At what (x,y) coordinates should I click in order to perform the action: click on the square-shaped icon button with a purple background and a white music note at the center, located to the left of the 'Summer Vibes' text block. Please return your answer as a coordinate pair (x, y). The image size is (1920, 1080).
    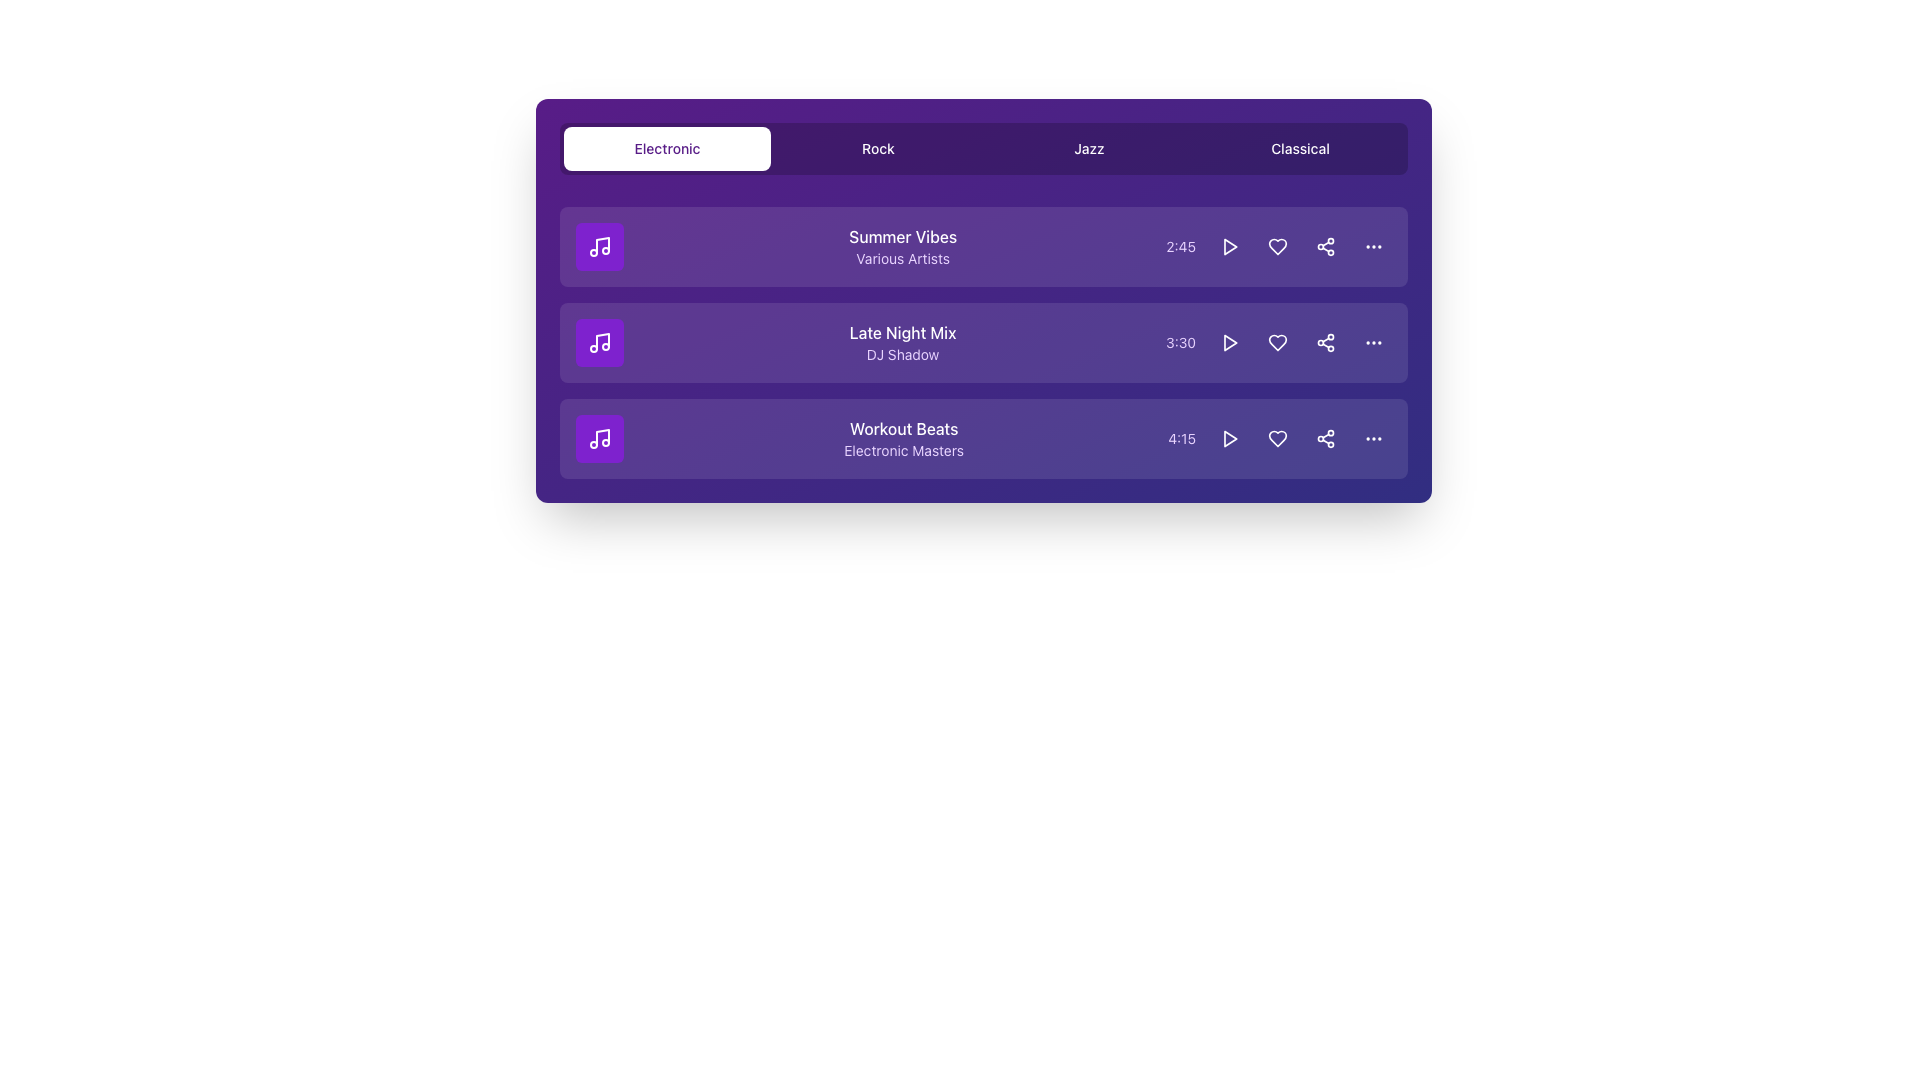
    Looking at the image, I should click on (599, 245).